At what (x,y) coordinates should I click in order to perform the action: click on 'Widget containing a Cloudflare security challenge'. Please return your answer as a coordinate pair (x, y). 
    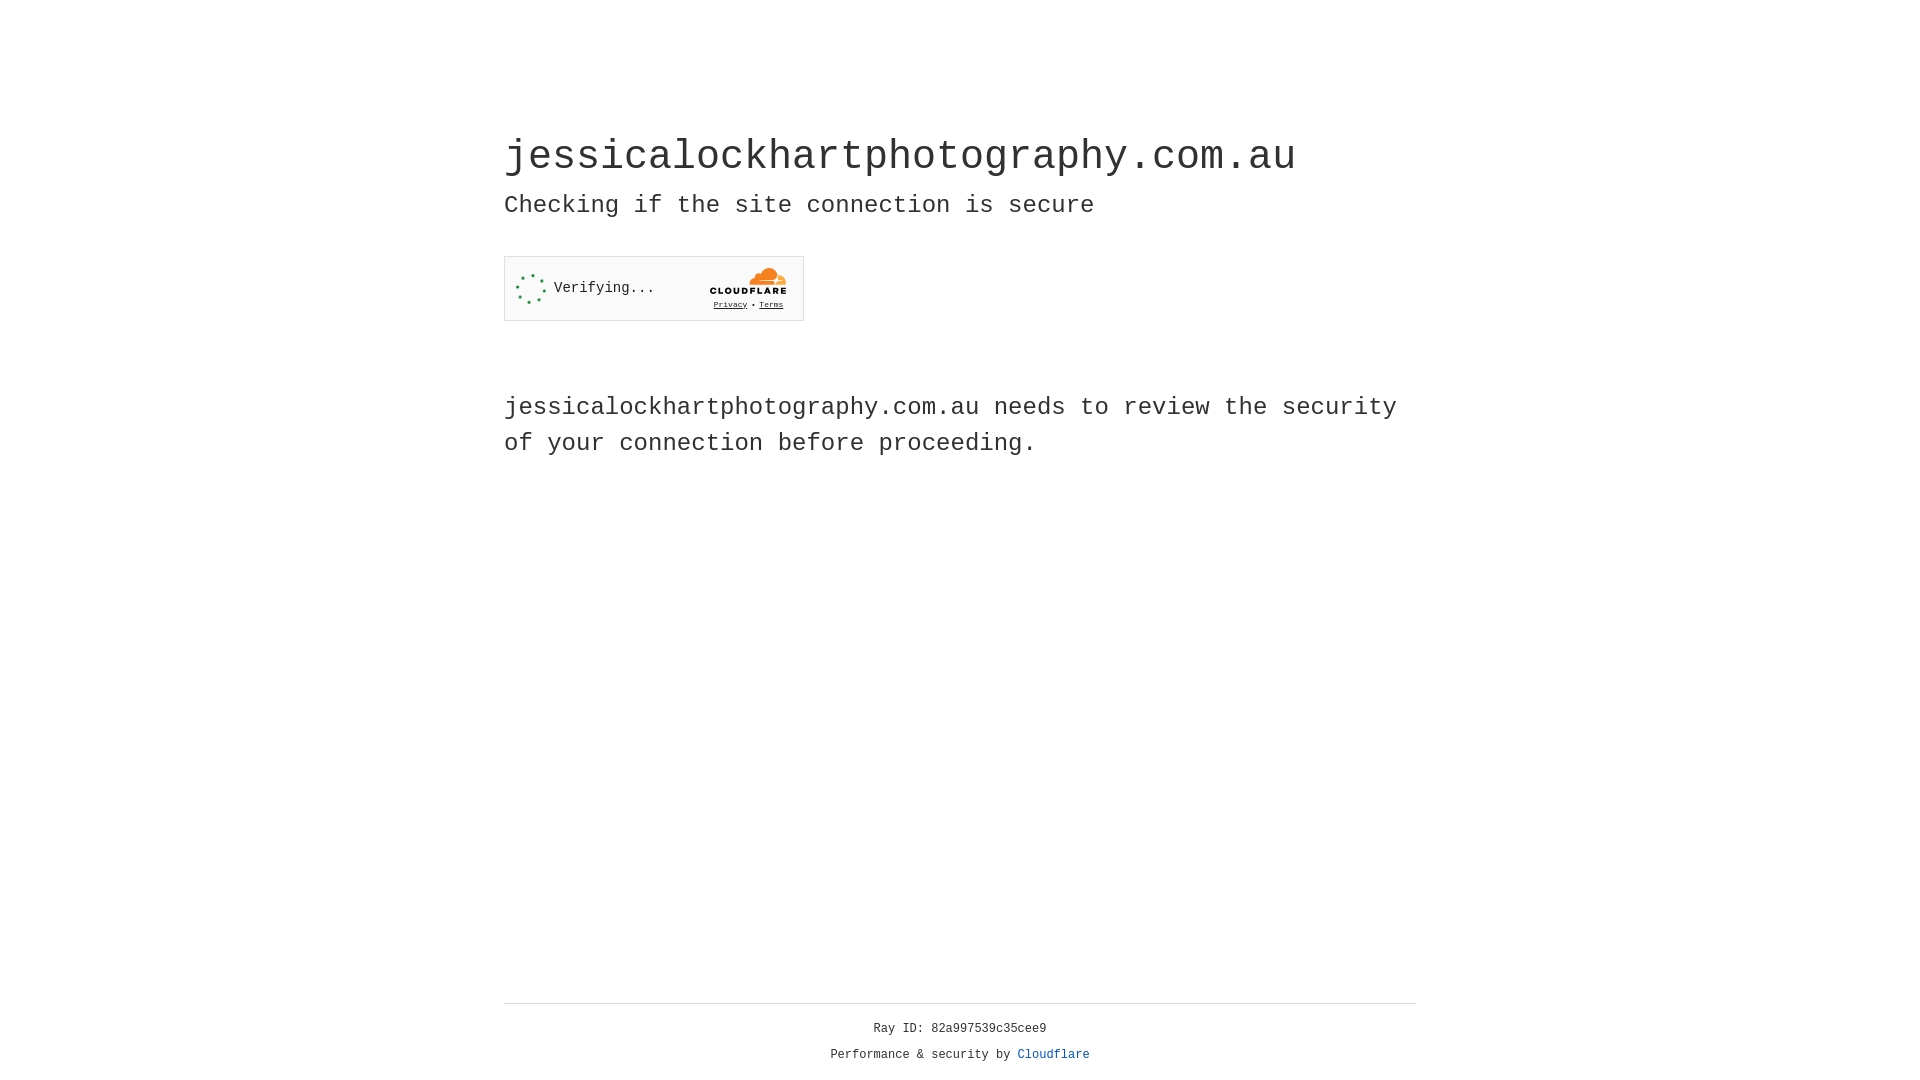
    Looking at the image, I should click on (653, 288).